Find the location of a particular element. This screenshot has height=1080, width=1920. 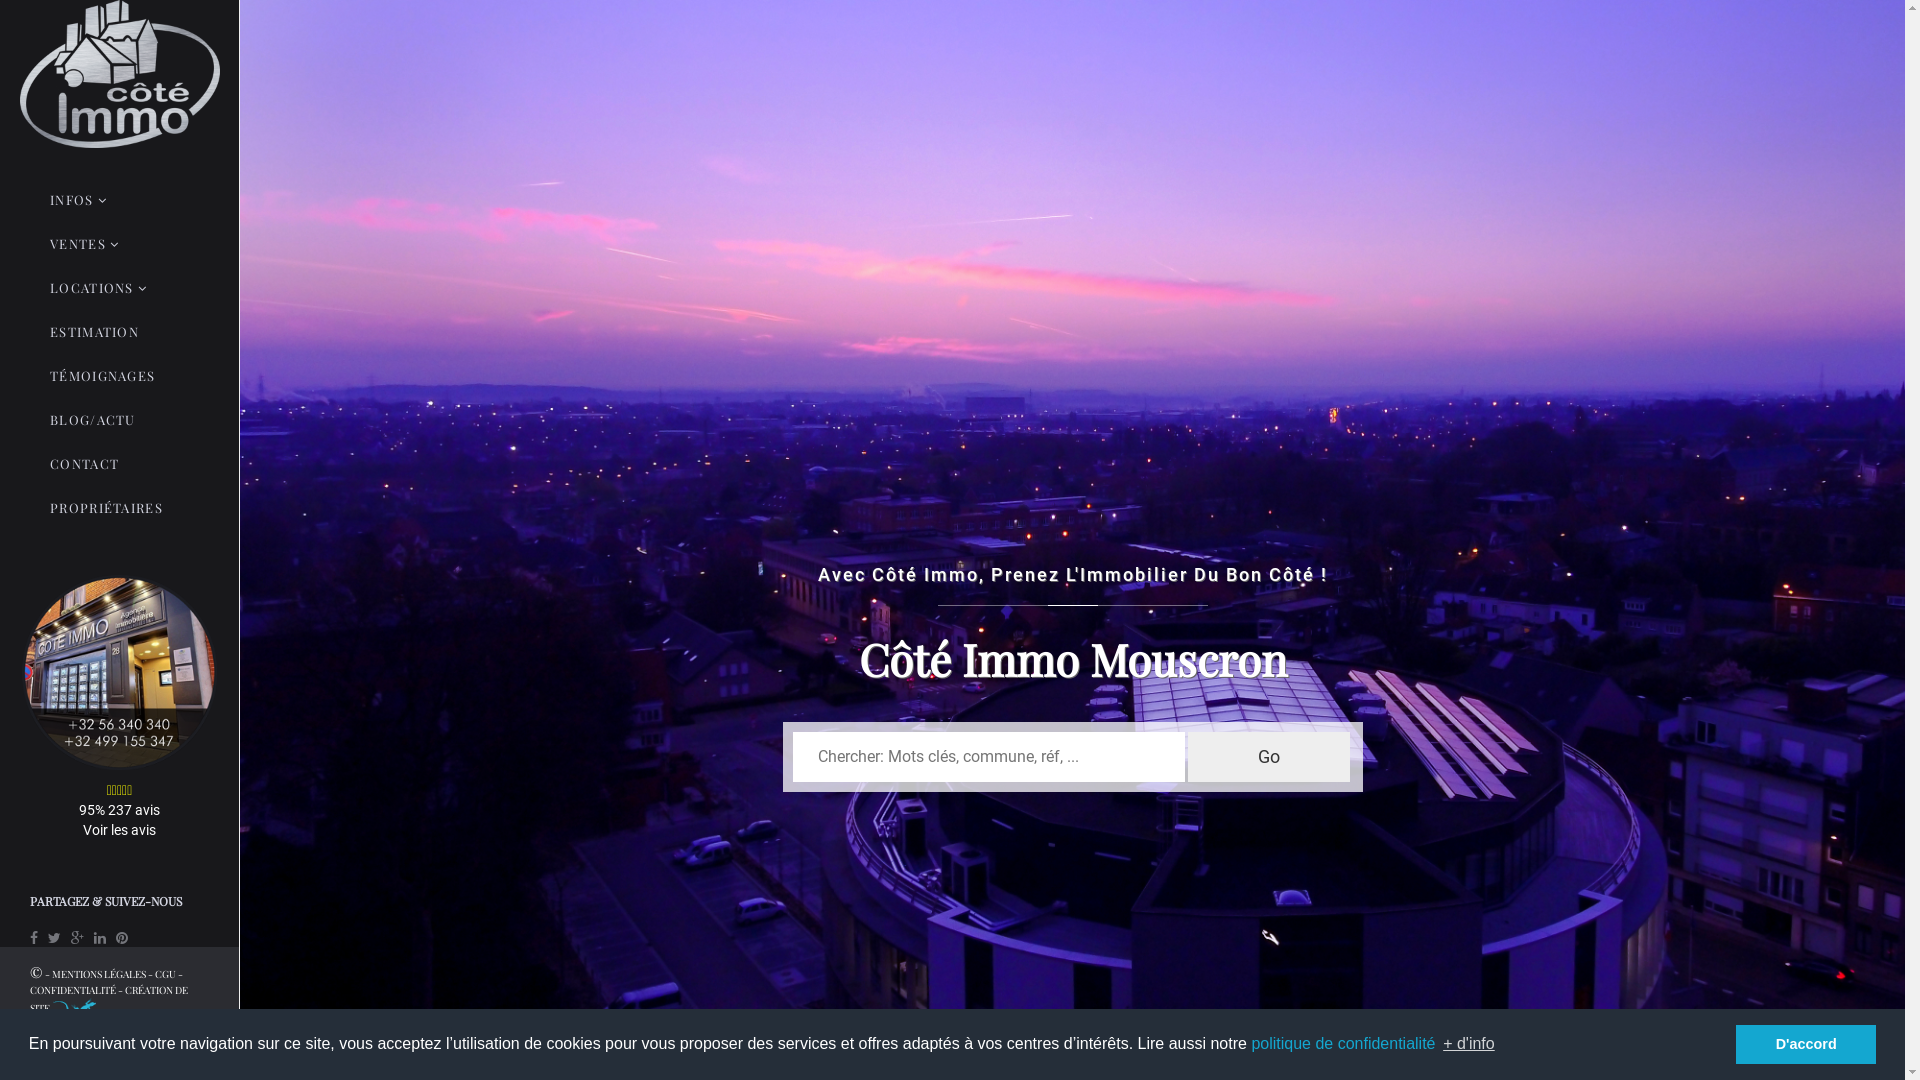

'VENTES' is located at coordinates (83, 242).